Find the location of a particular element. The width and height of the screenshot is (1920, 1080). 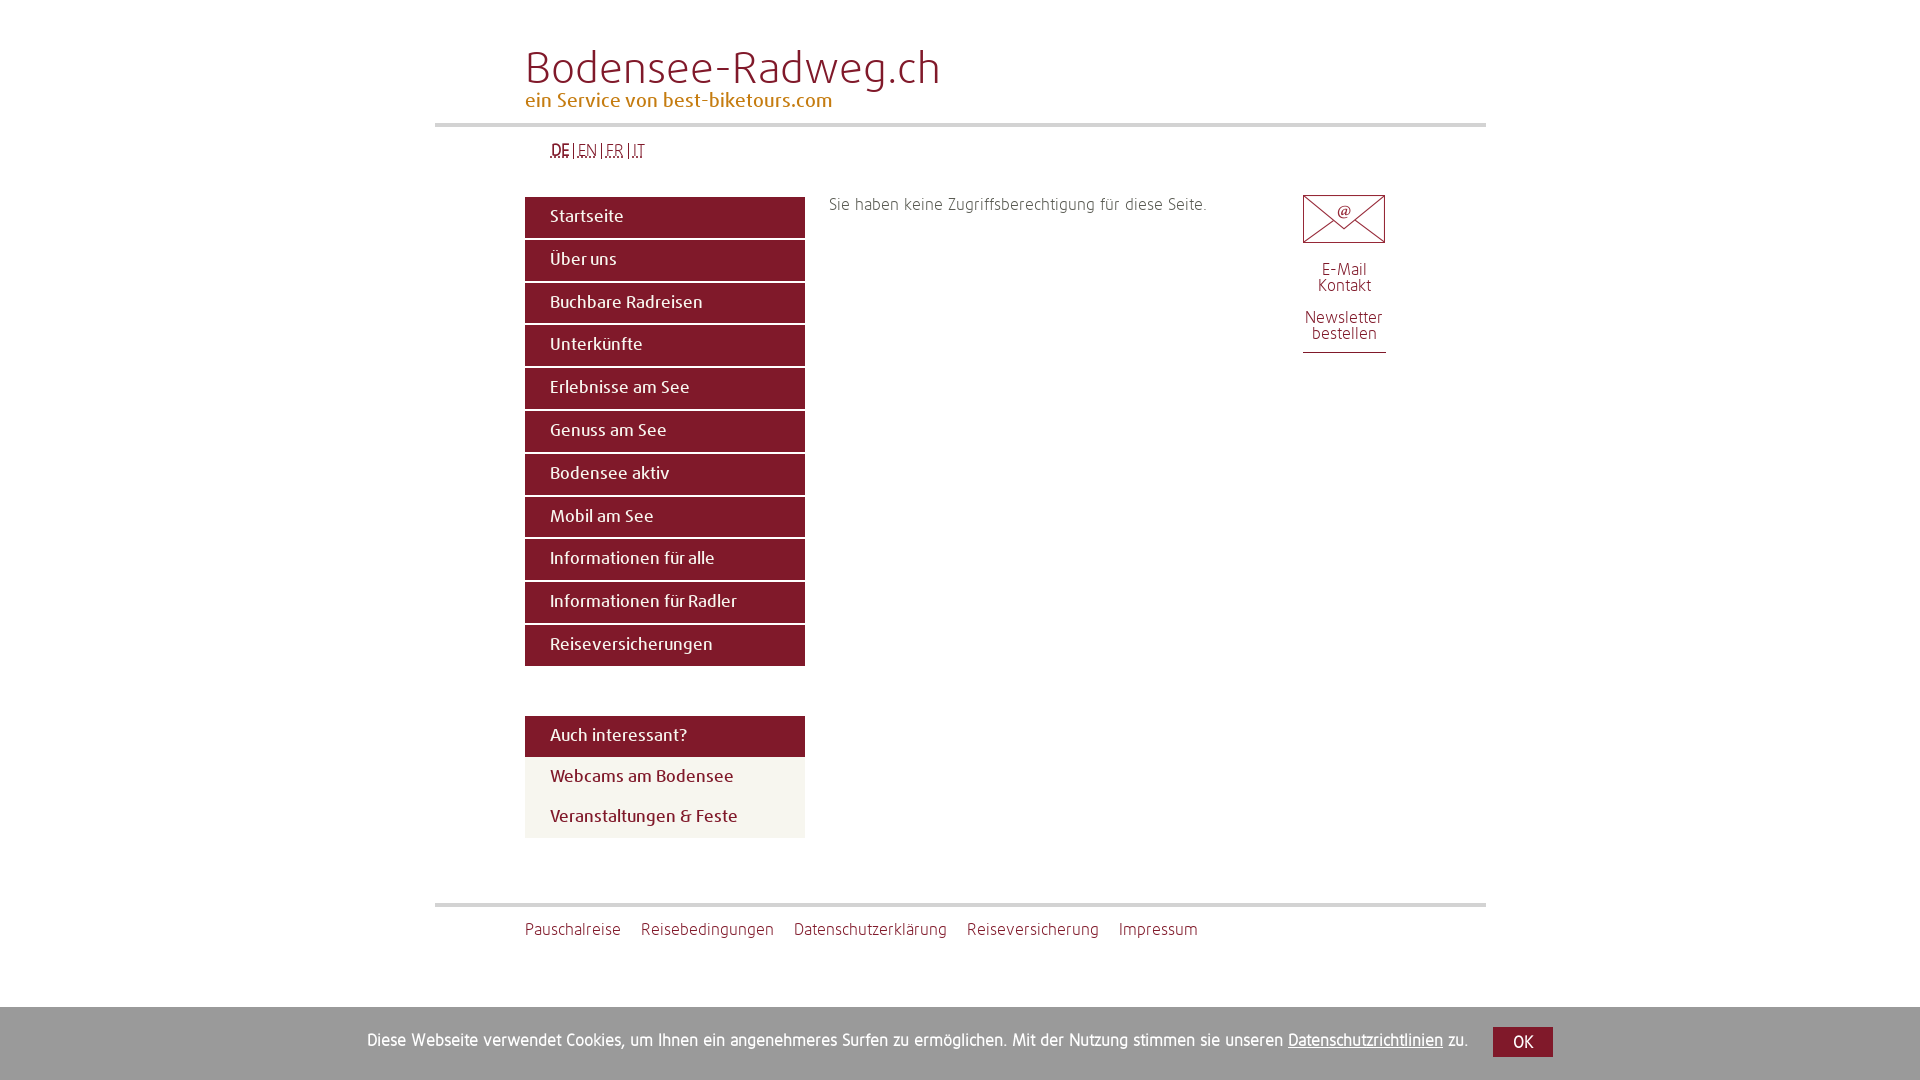

'Impressum' is located at coordinates (1117, 929).